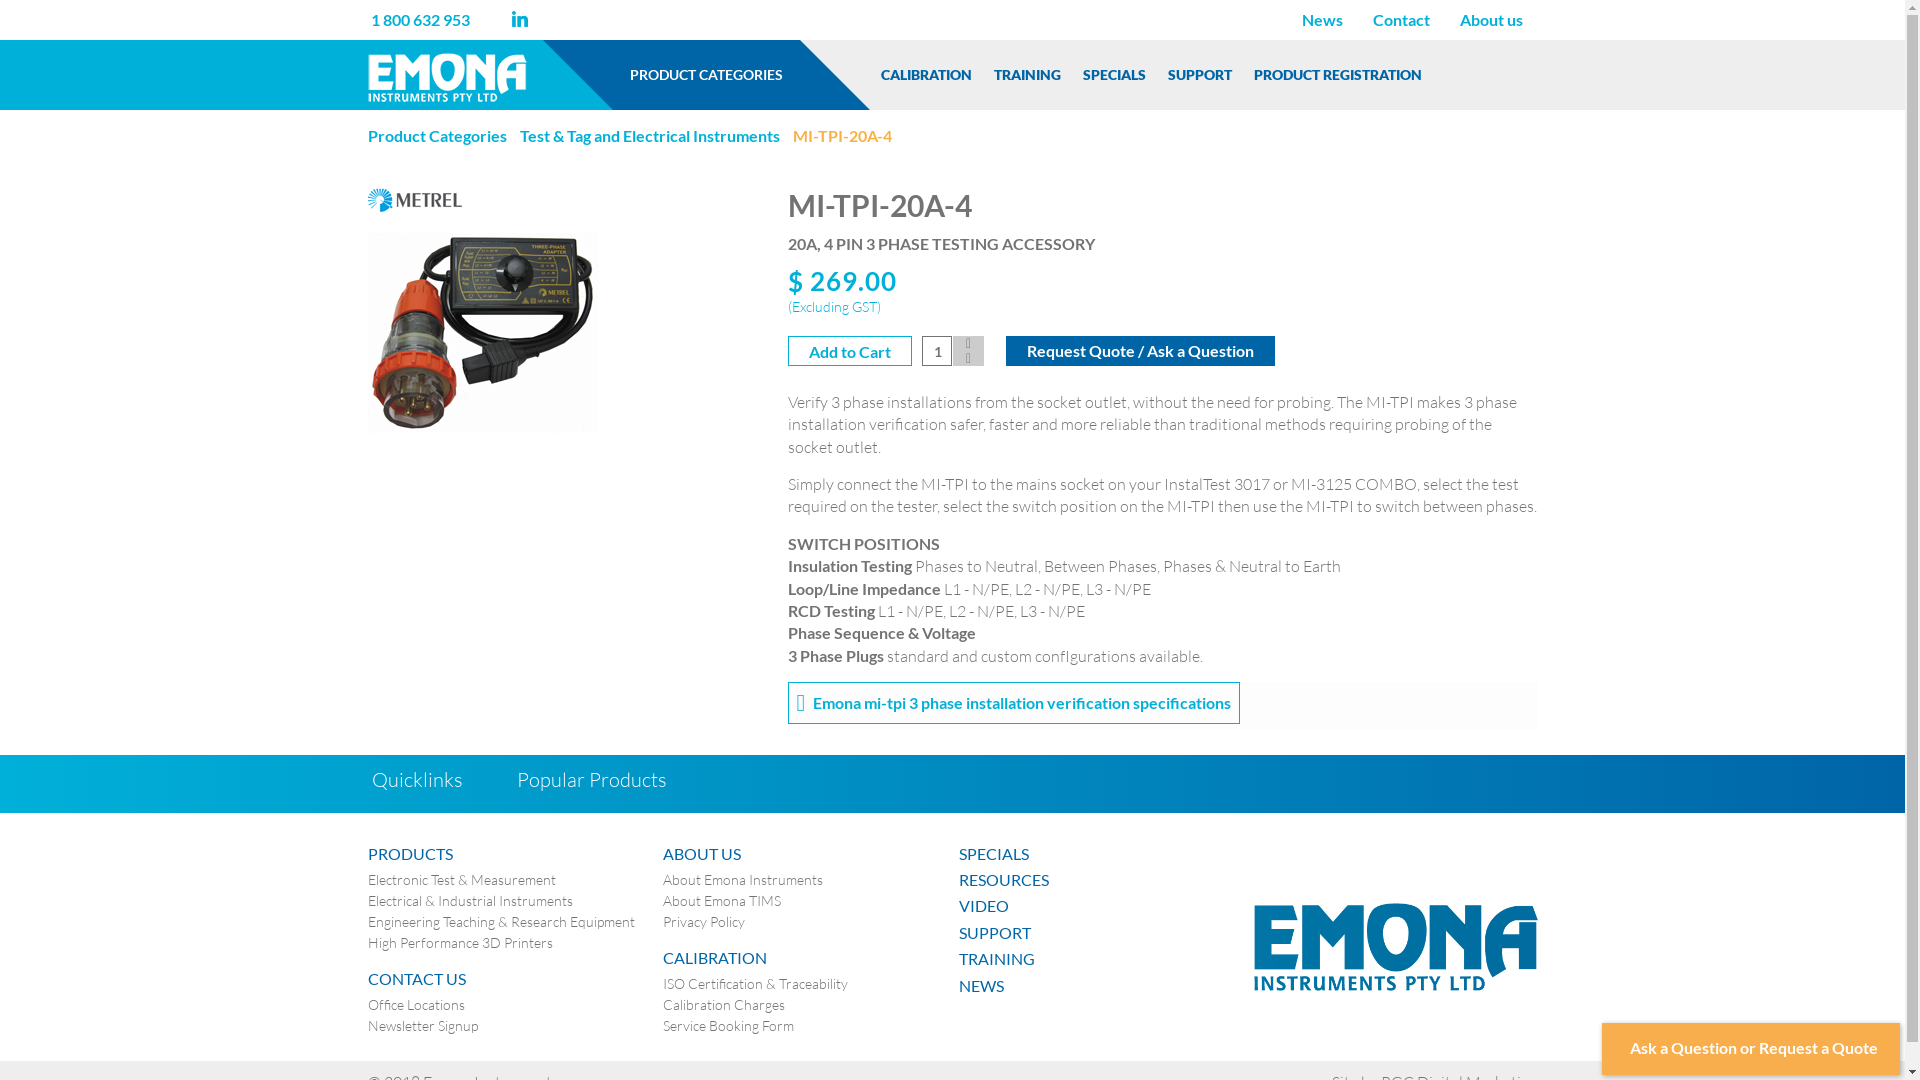 The image size is (1920, 1080). Describe the element at coordinates (786, 350) in the screenshot. I see `'Add to Cart'` at that location.